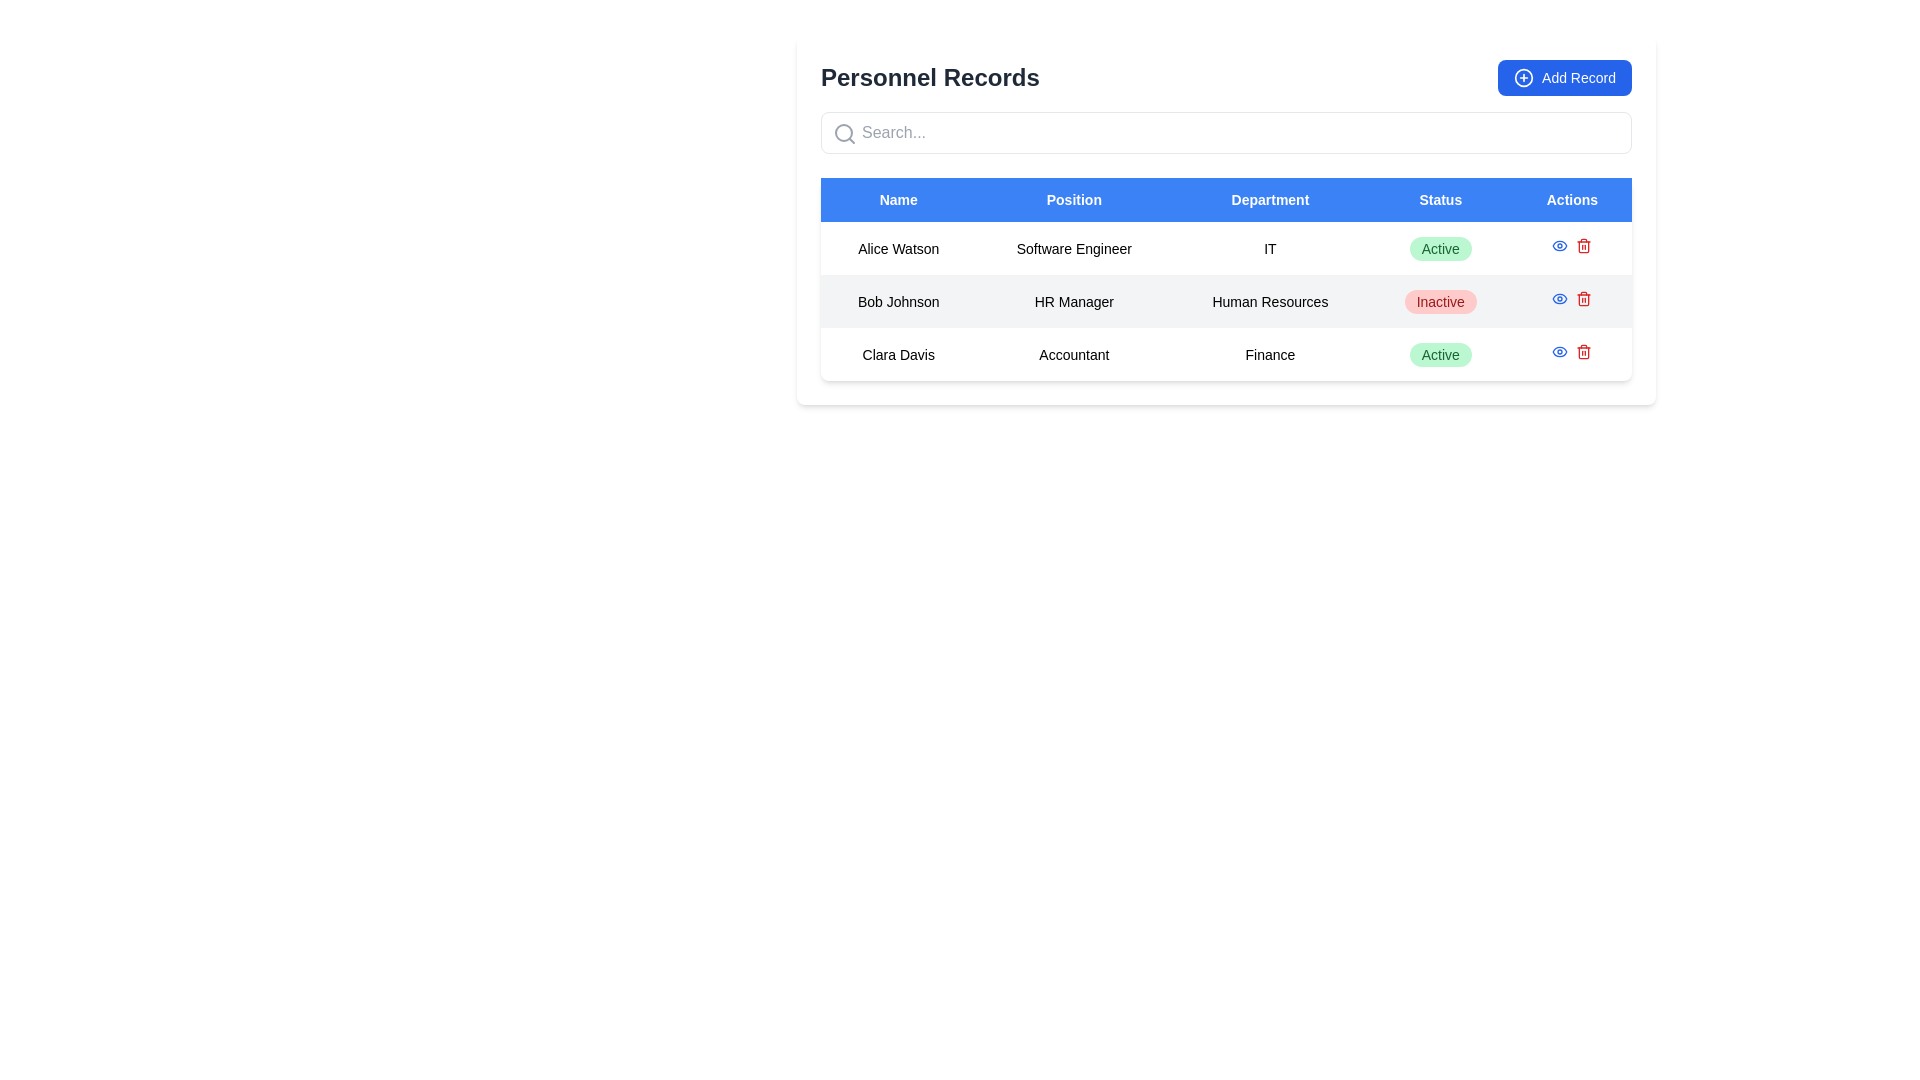 This screenshot has height=1080, width=1920. I want to click on the second row of the personnel records table, so click(1225, 301).